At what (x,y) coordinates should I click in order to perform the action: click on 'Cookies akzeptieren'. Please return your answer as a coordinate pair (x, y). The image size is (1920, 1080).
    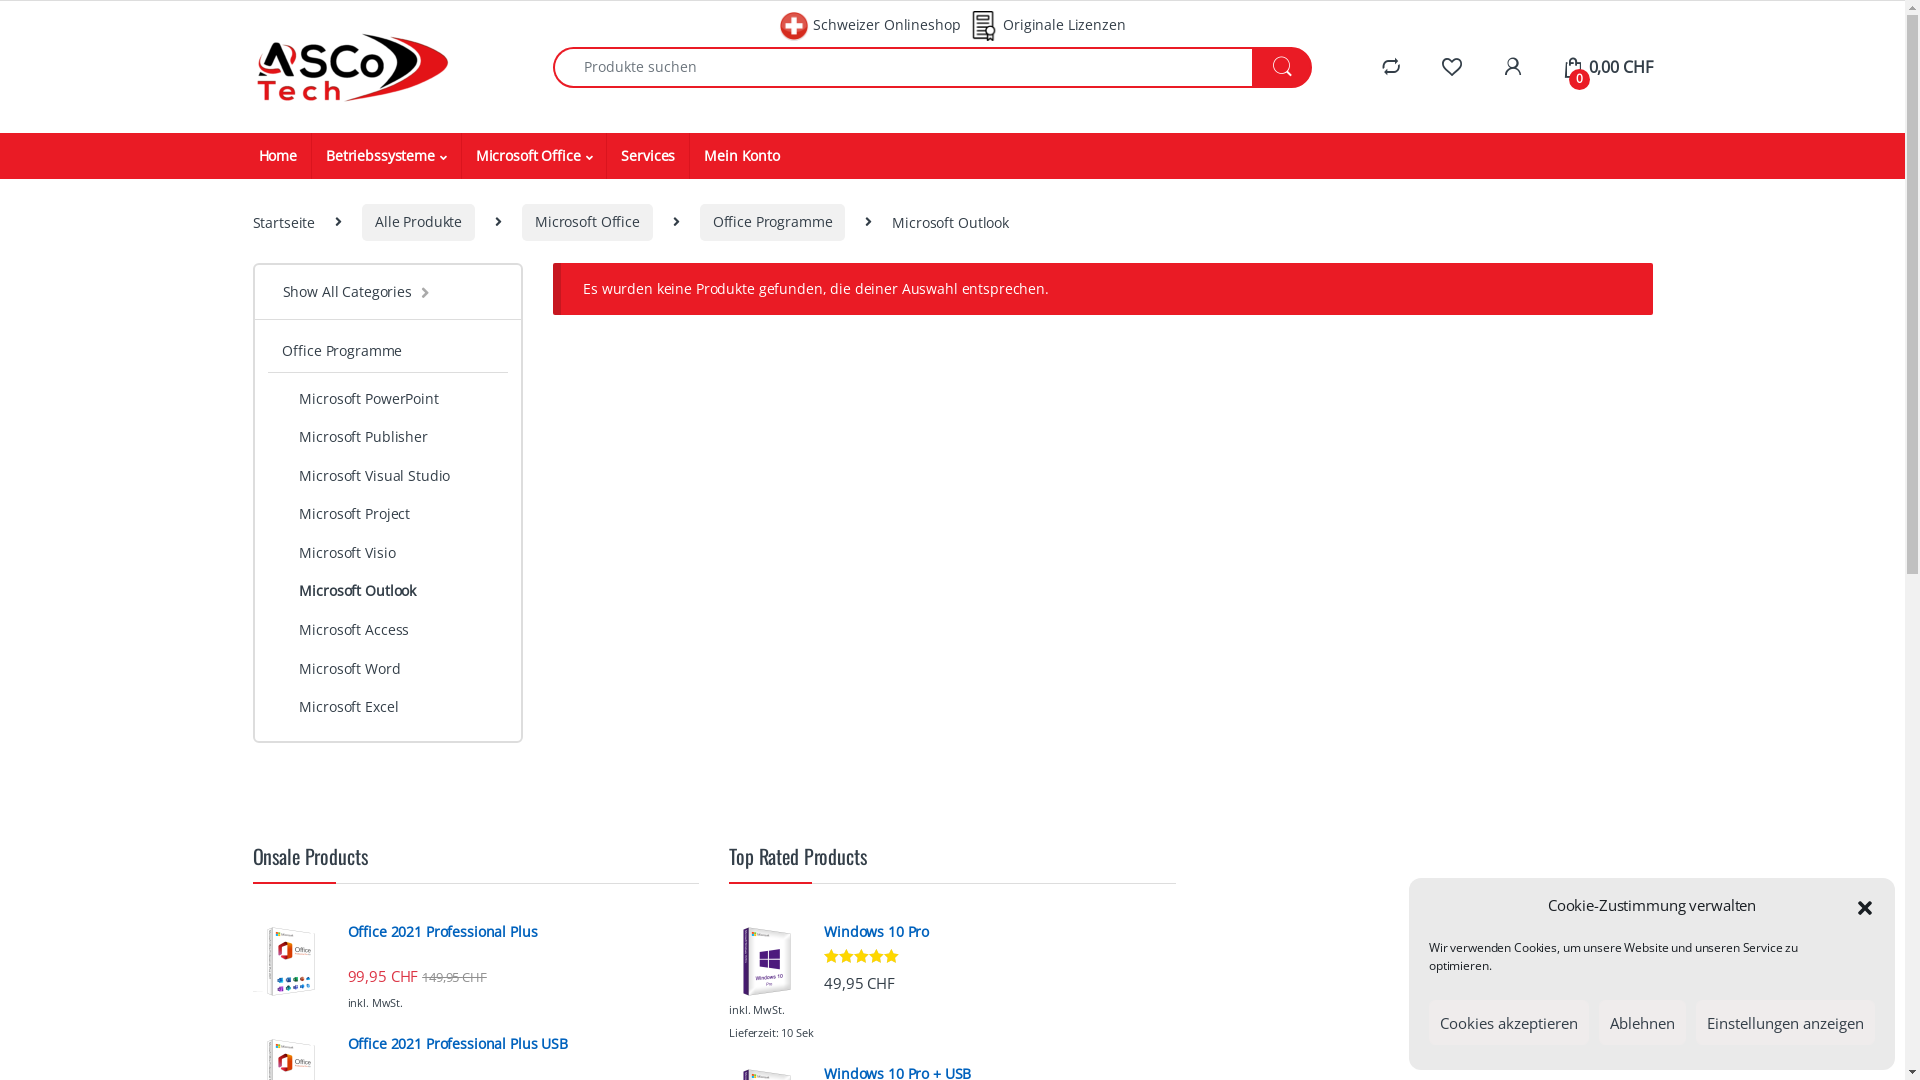
    Looking at the image, I should click on (1508, 1022).